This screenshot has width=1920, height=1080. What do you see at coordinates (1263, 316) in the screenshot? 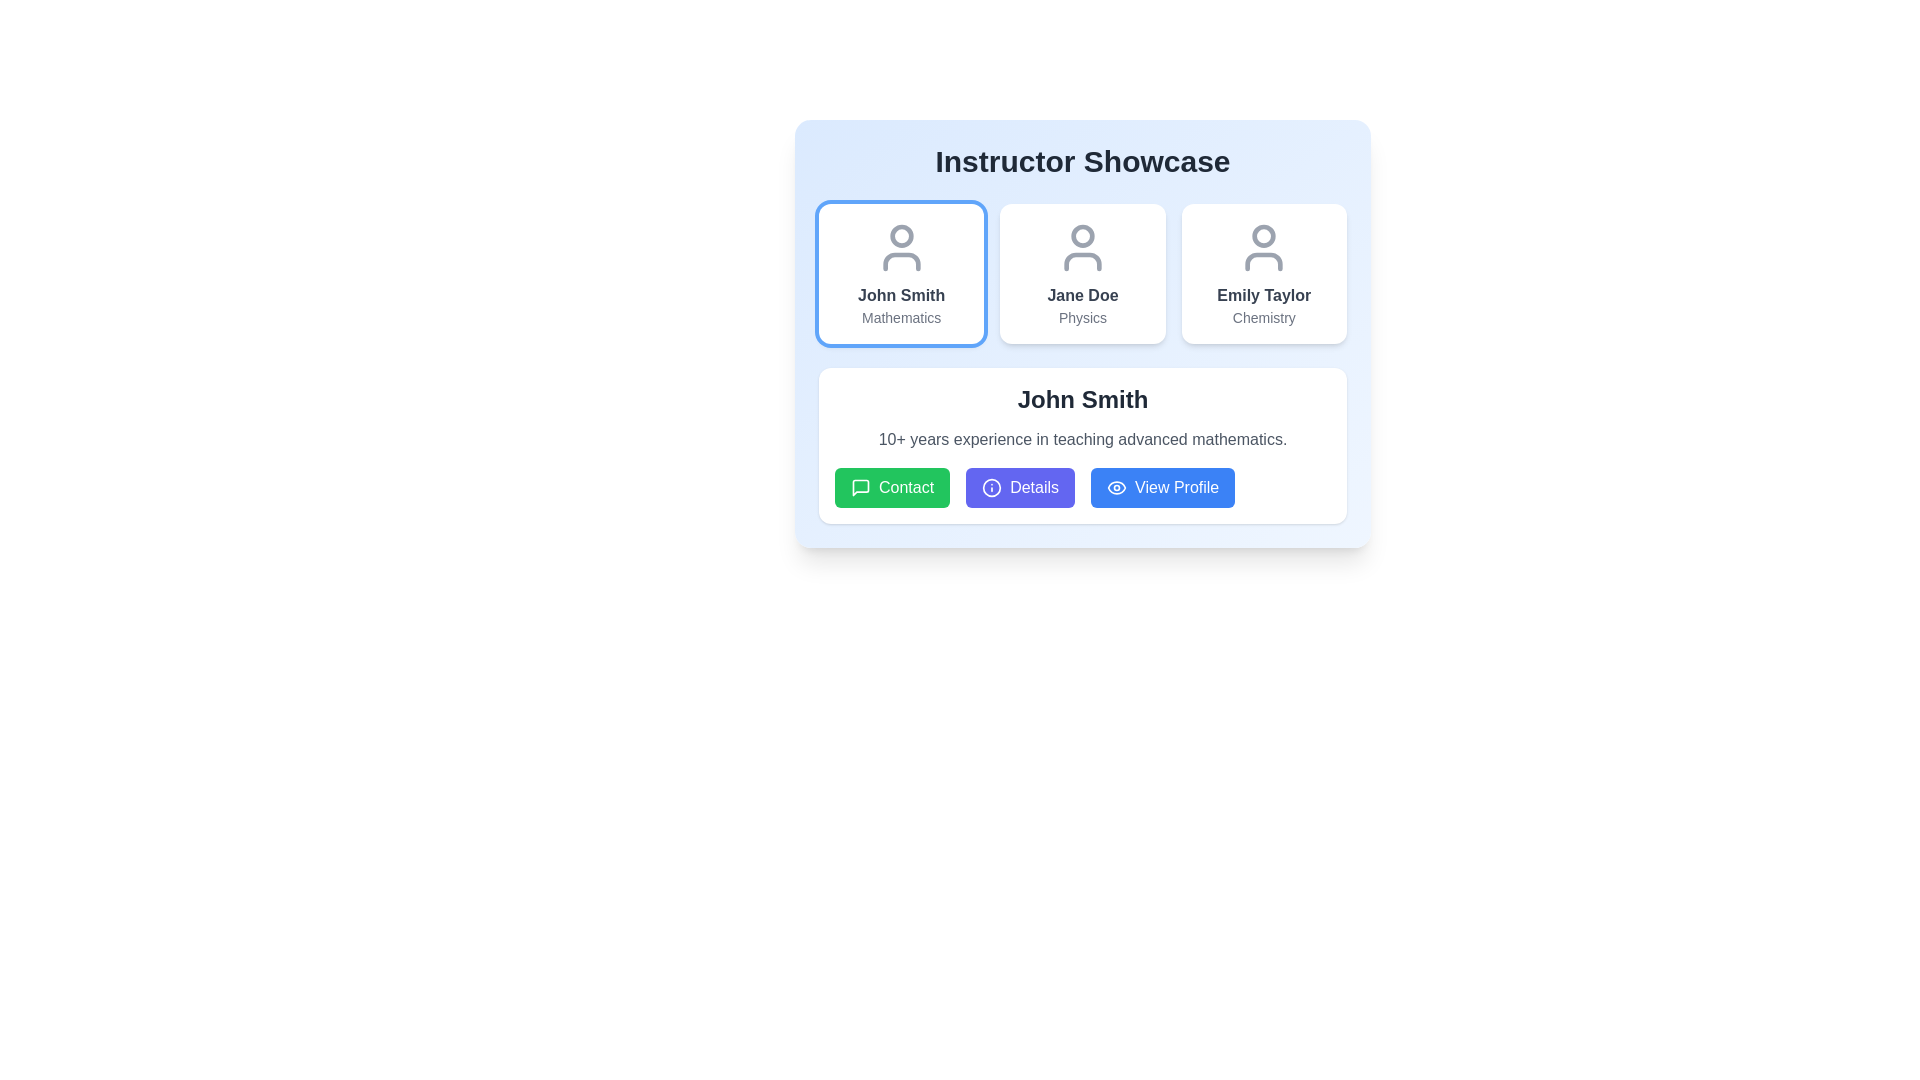
I see `the text label 'Chemistry' located below 'Emily Taylor' in the third user card under 'Instructor Showcase'` at bounding box center [1263, 316].